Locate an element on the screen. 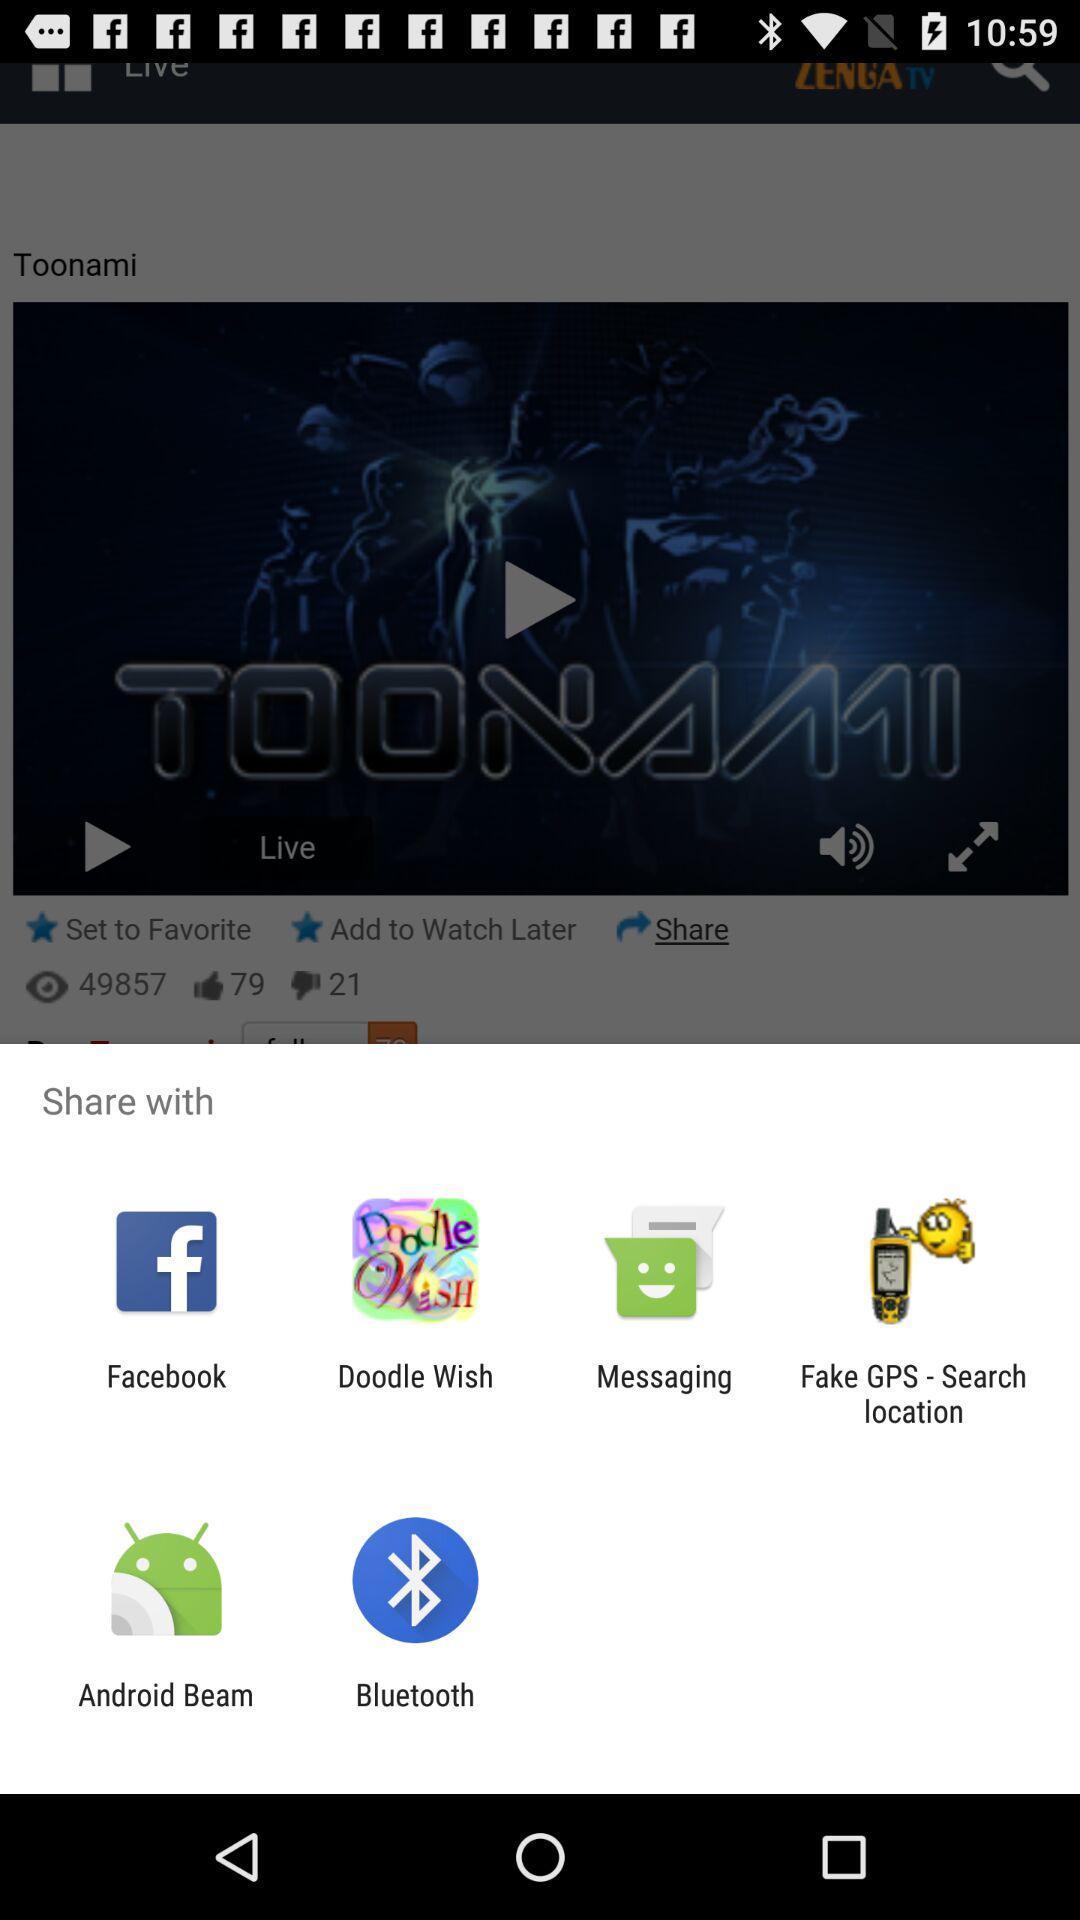 The width and height of the screenshot is (1080, 1920). app to the left of the fake gps search is located at coordinates (664, 1392).